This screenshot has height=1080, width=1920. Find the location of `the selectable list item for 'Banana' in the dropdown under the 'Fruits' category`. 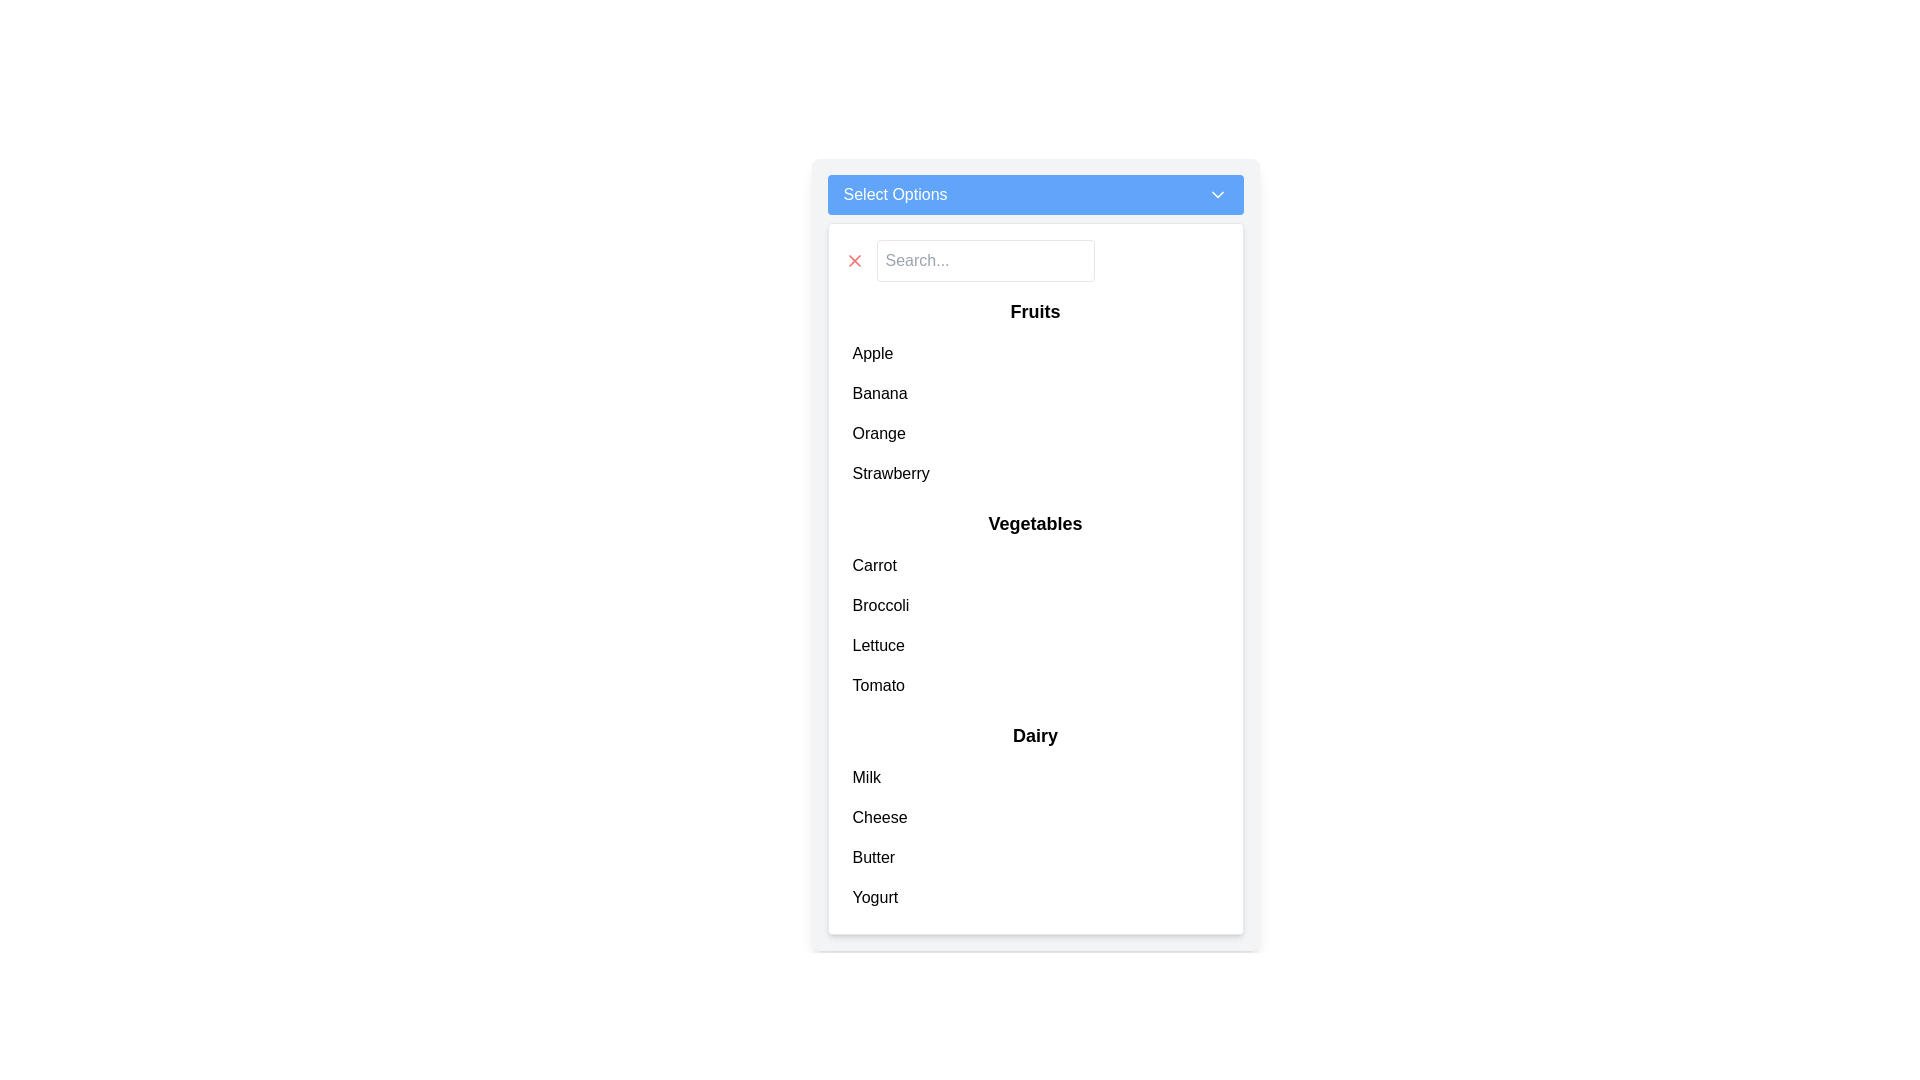

the selectable list item for 'Banana' in the dropdown under the 'Fruits' category is located at coordinates (880, 393).